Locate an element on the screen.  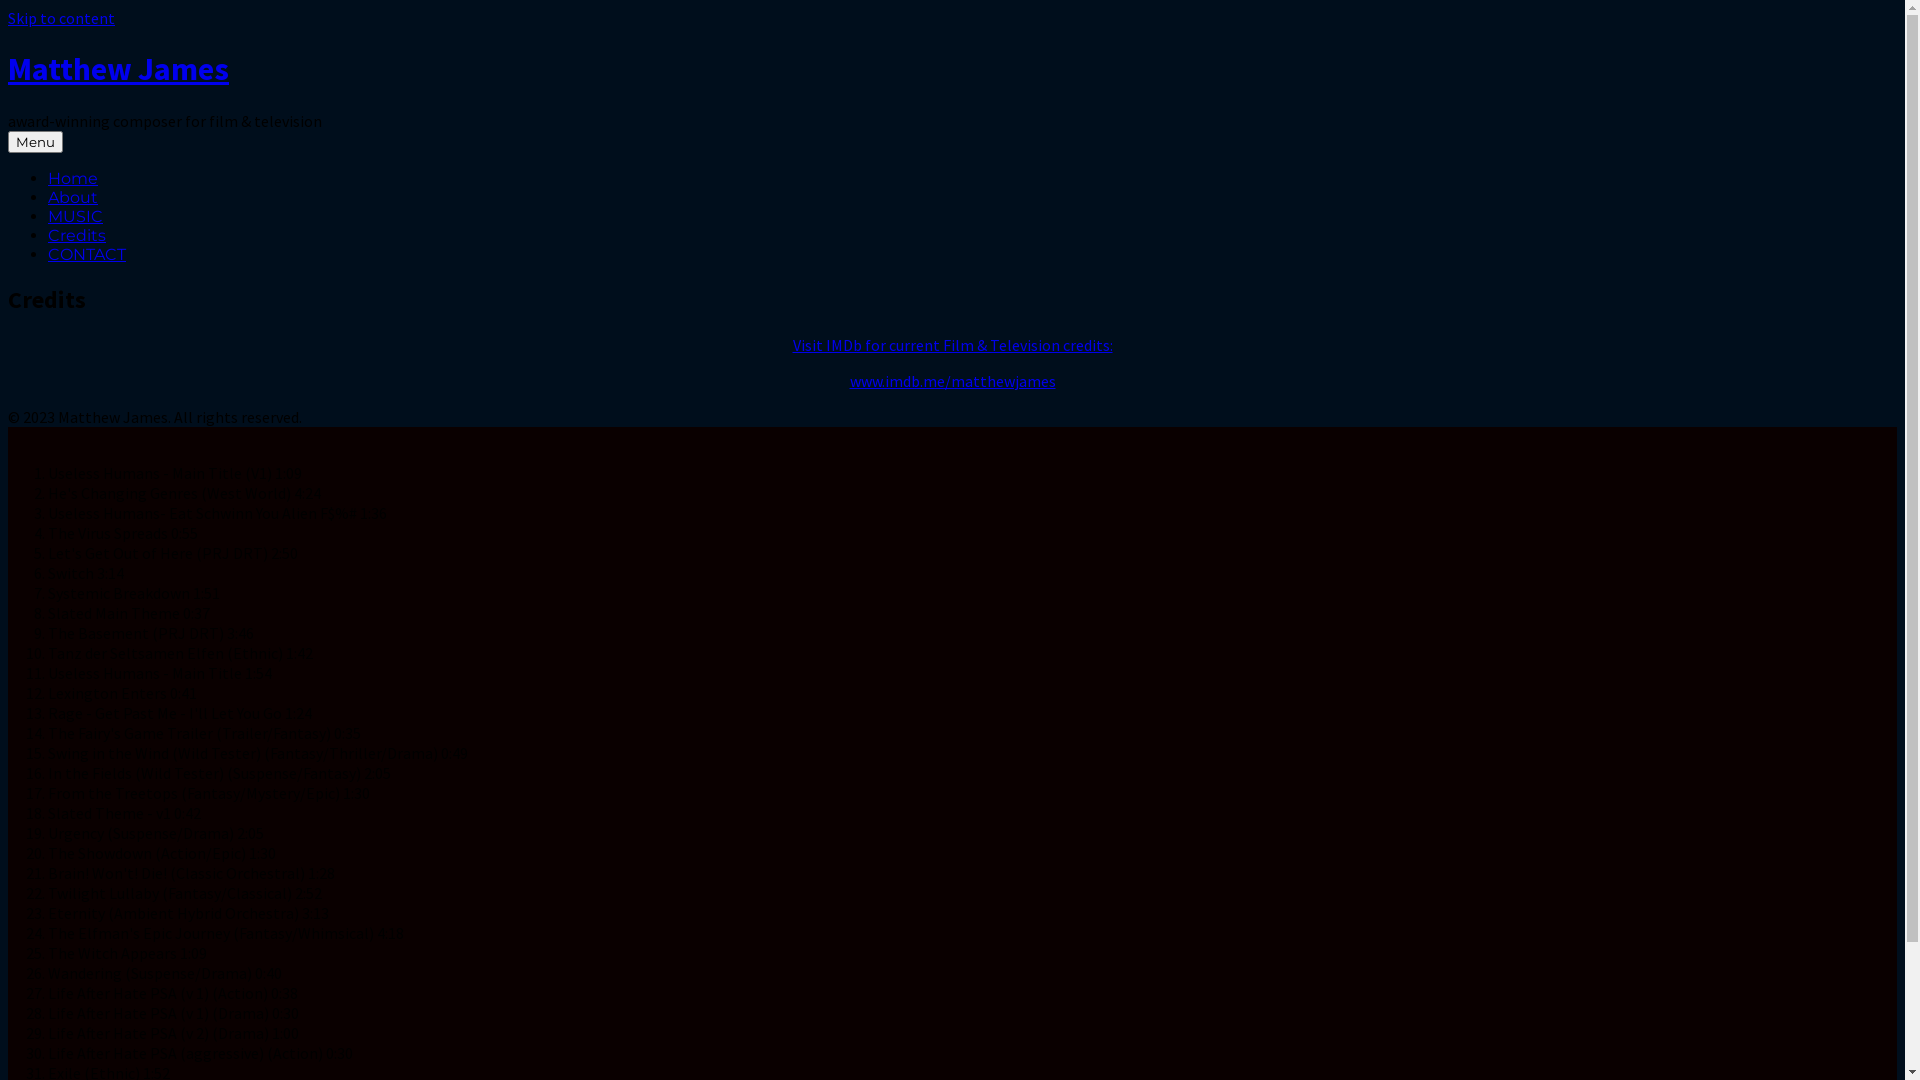
'www.imdb.me/matthewjames' is located at coordinates (952, 381).